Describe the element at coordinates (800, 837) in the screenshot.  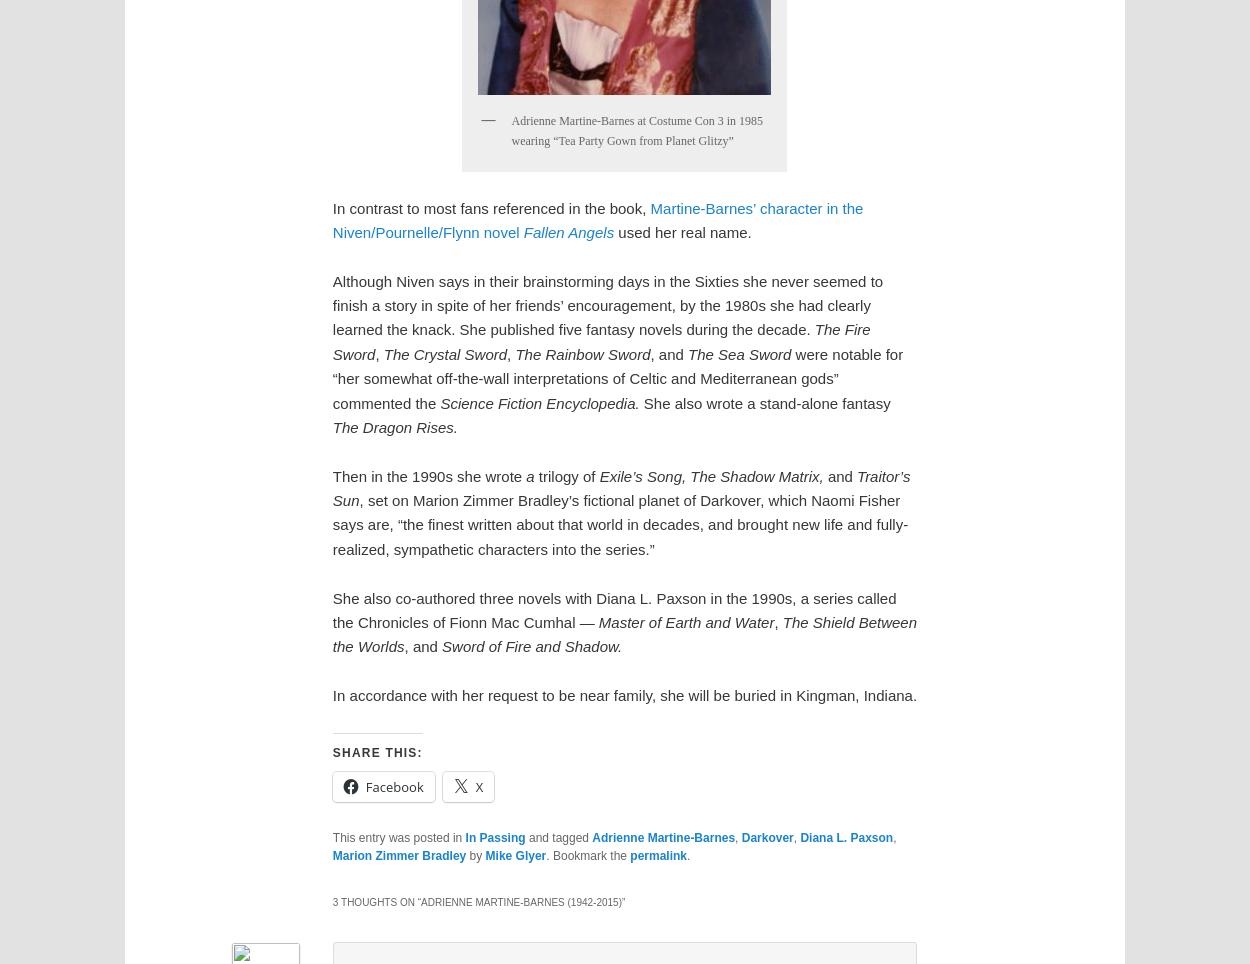
I see `'Diana L. Paxson'` at that location.